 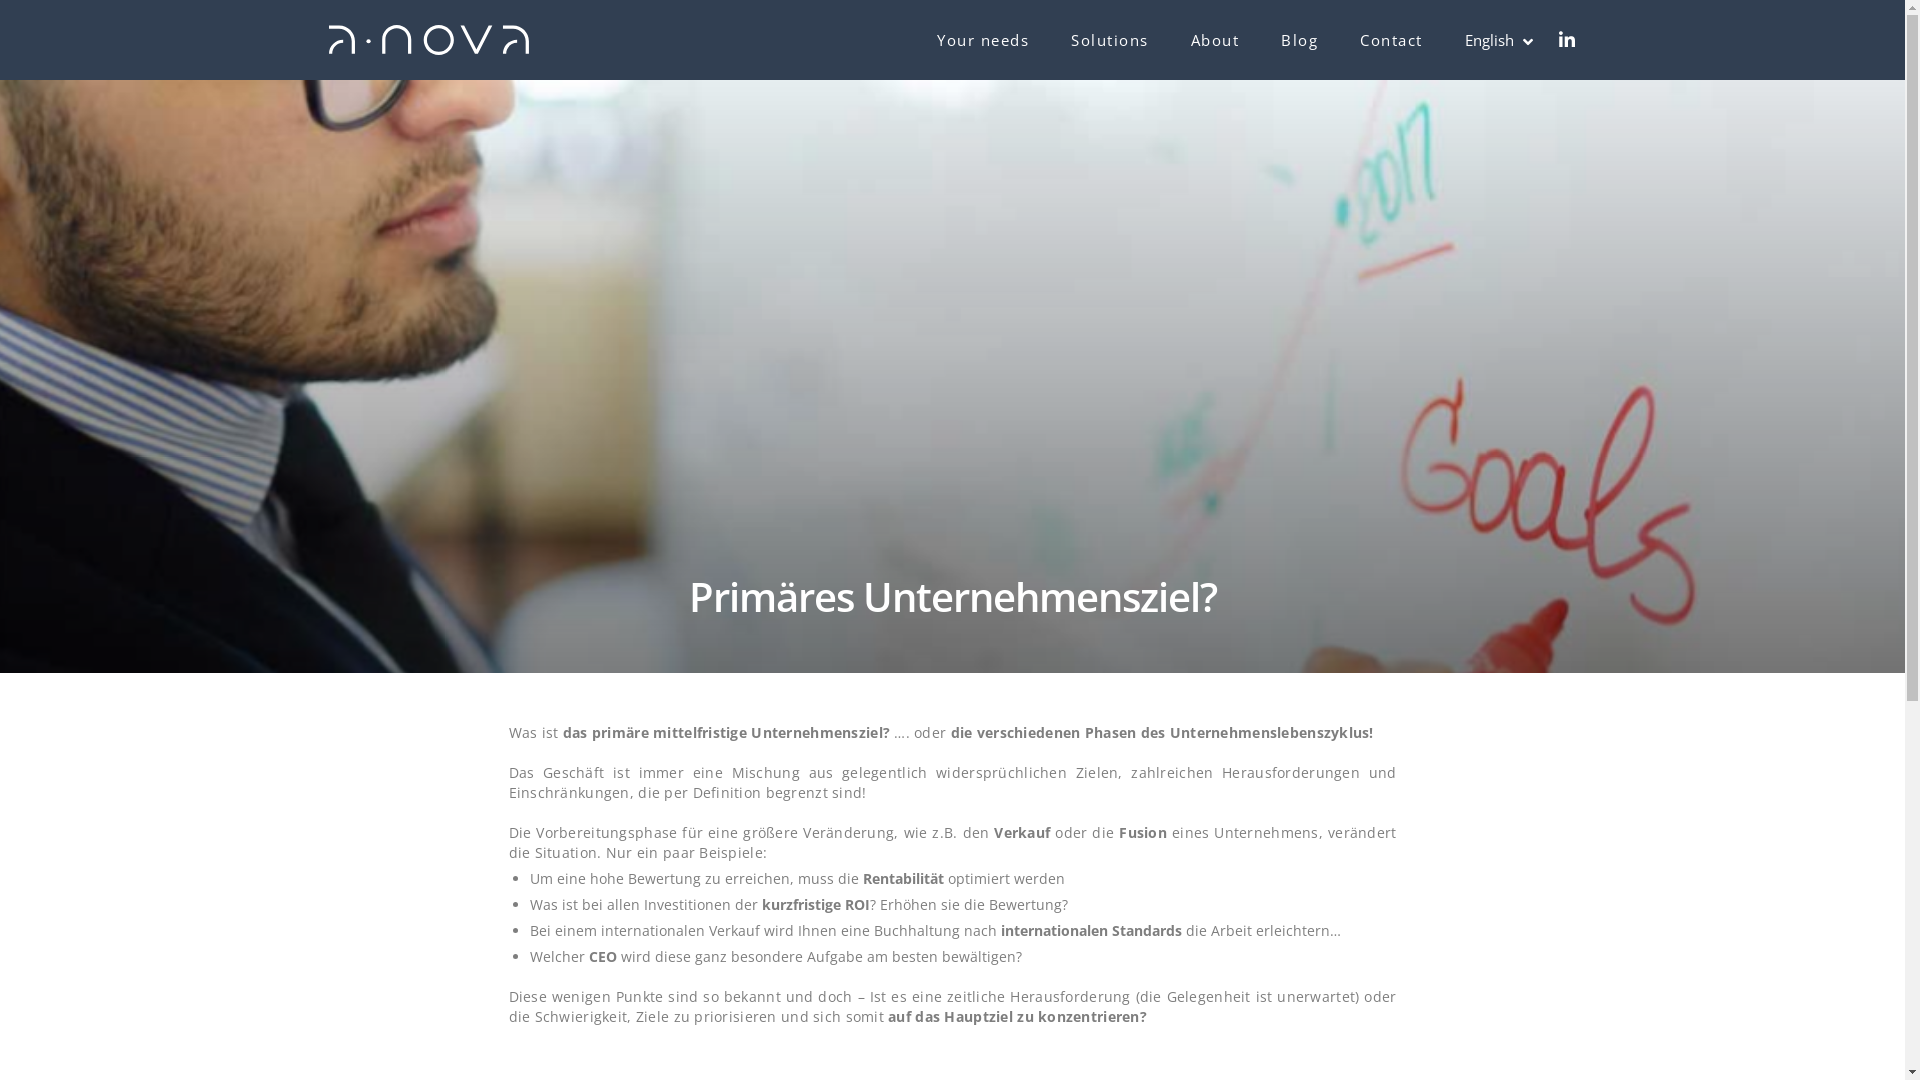 What do you see at coordinates (1390, 39) in the screenshot?
I see `'Contact'` at bounding box center [1390, 39].